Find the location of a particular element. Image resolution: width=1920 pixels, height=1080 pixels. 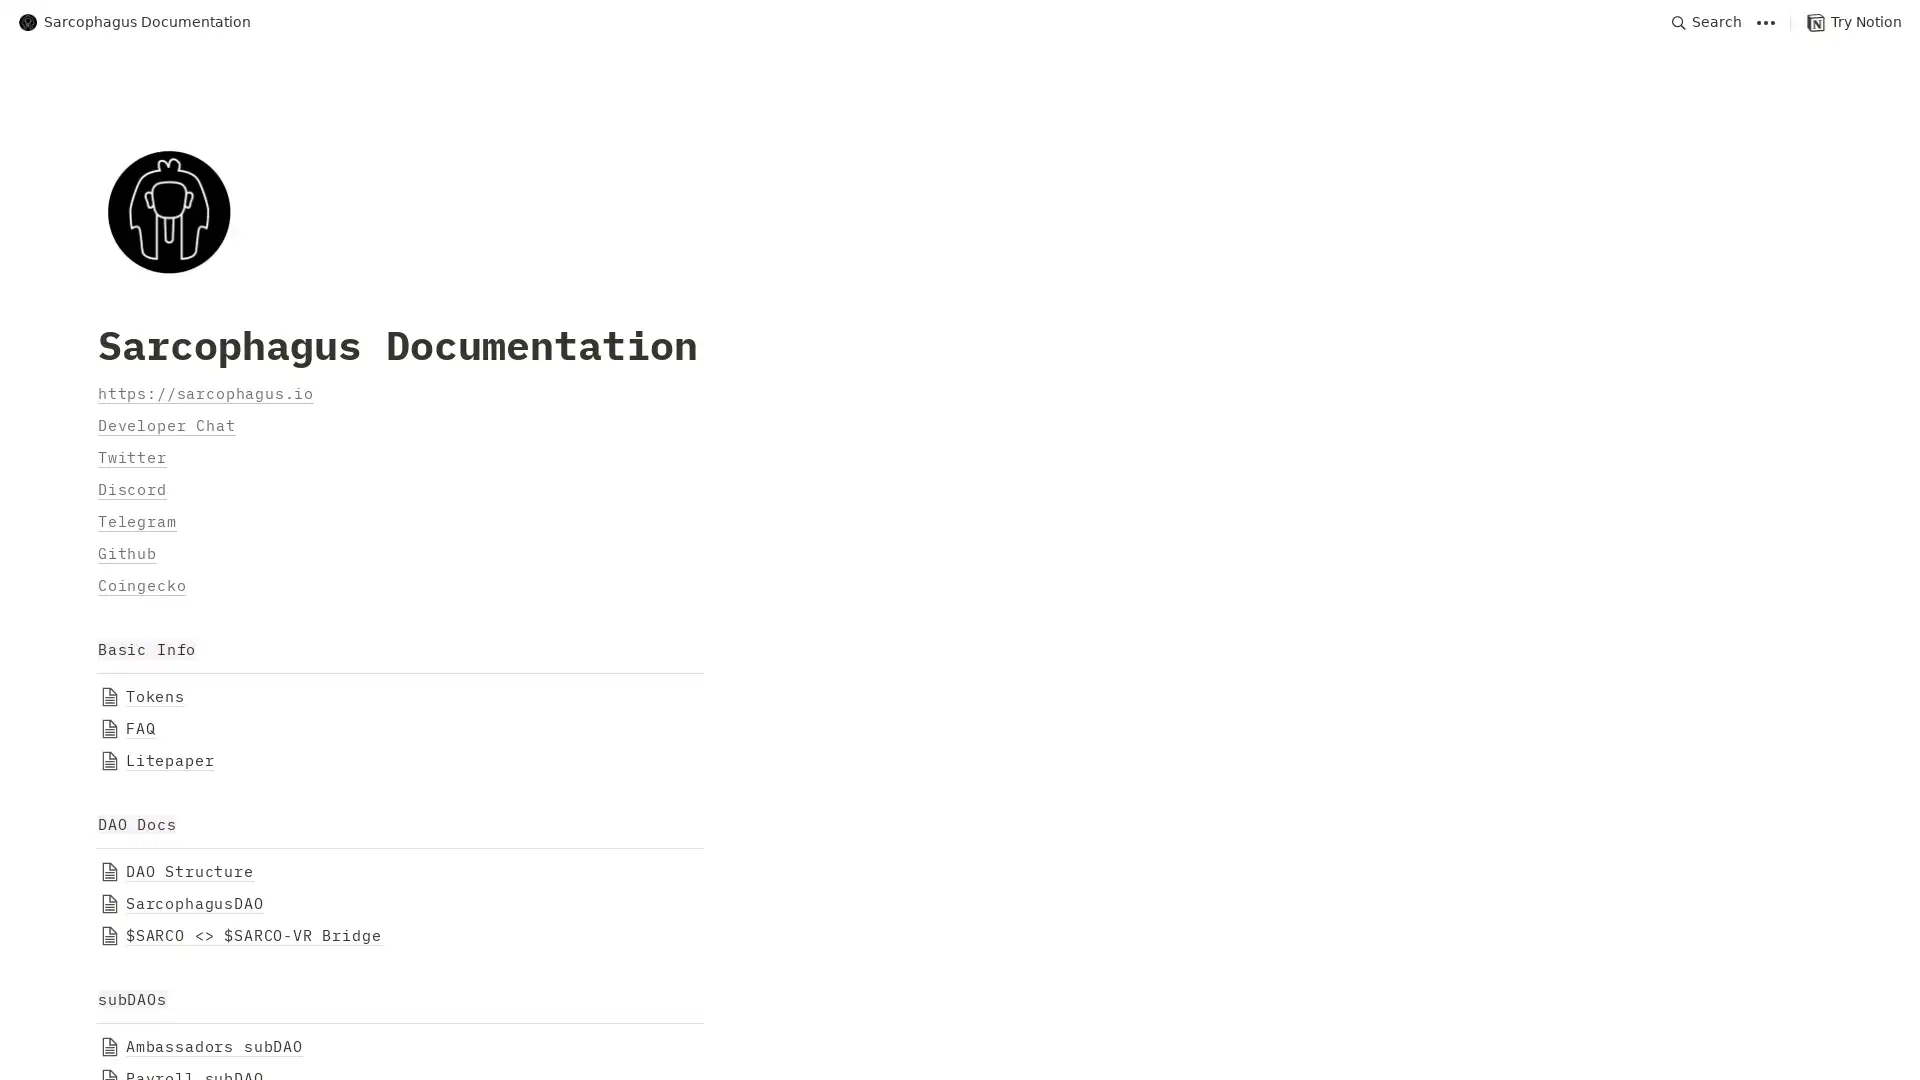

DAO Structure is located at coordinates (960, 870).